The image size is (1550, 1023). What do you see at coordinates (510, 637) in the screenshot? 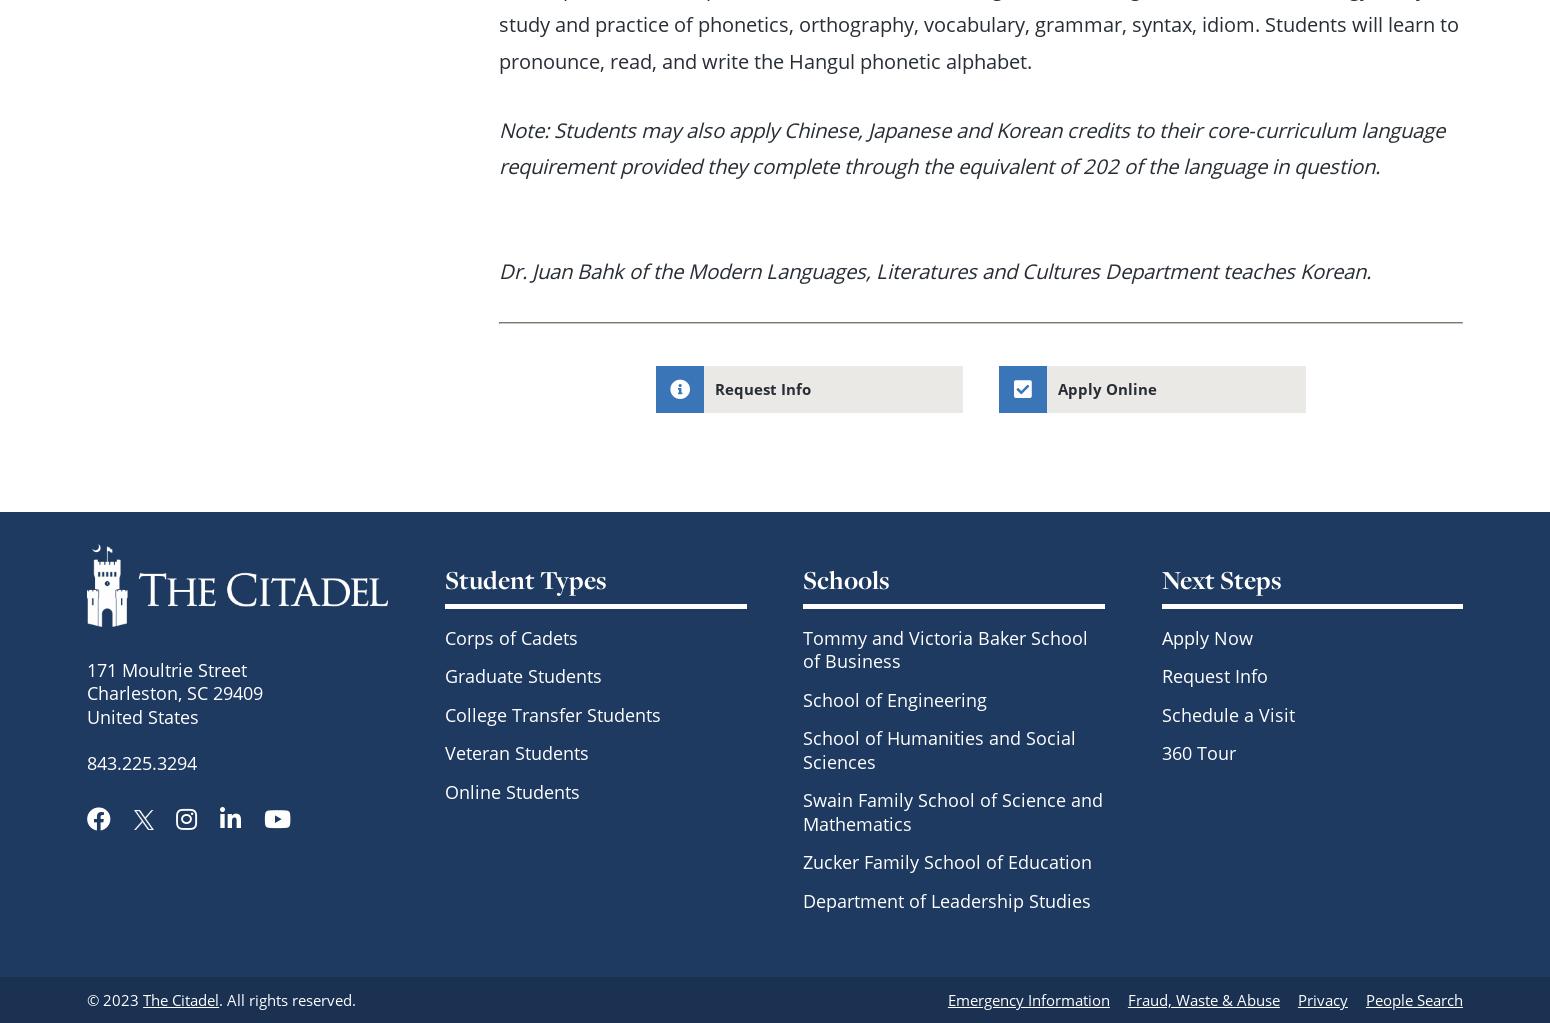
I see `'Corps of Cadets'` at bounding box center [510, 637].